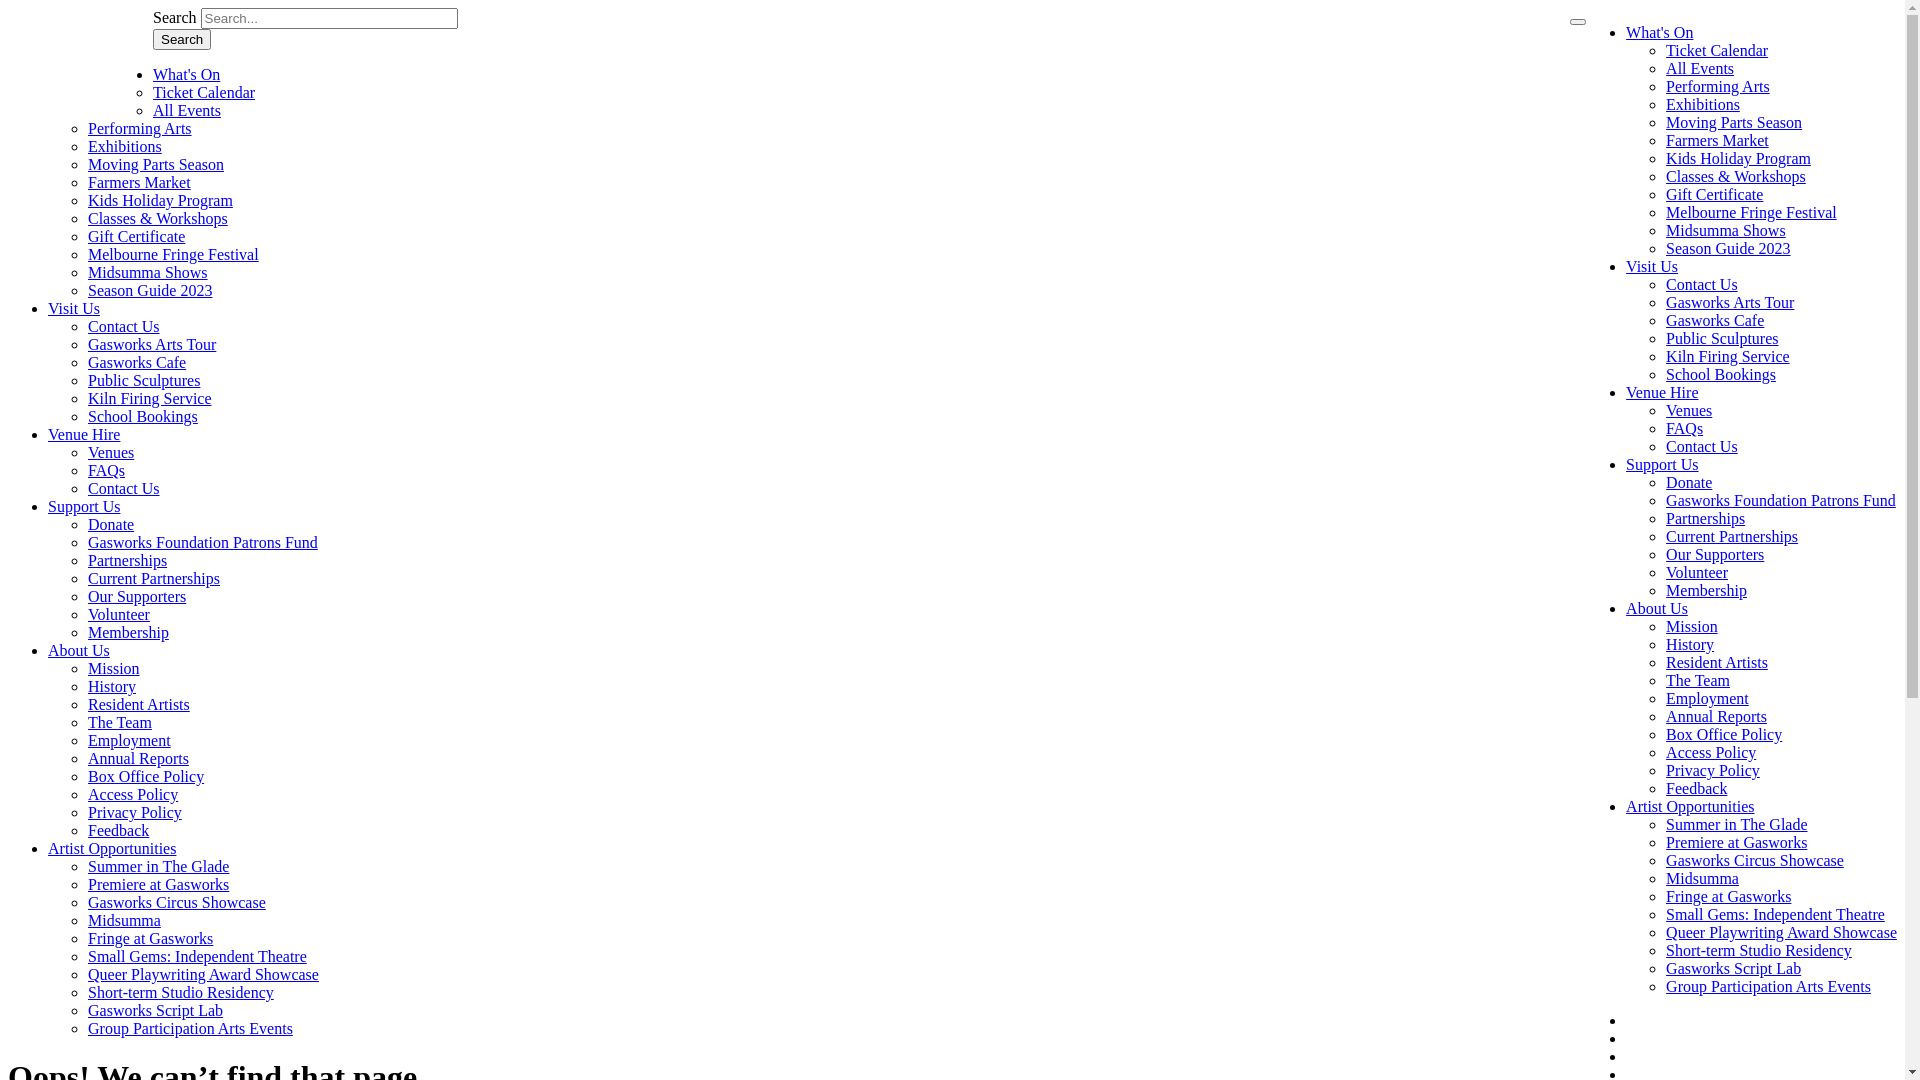 The height and width of the screenshot is (1080, 1920). What do you see at coordinates (48, 505) in the screenshot?
I see `'Support Us'` at bounding box center [48, 505].